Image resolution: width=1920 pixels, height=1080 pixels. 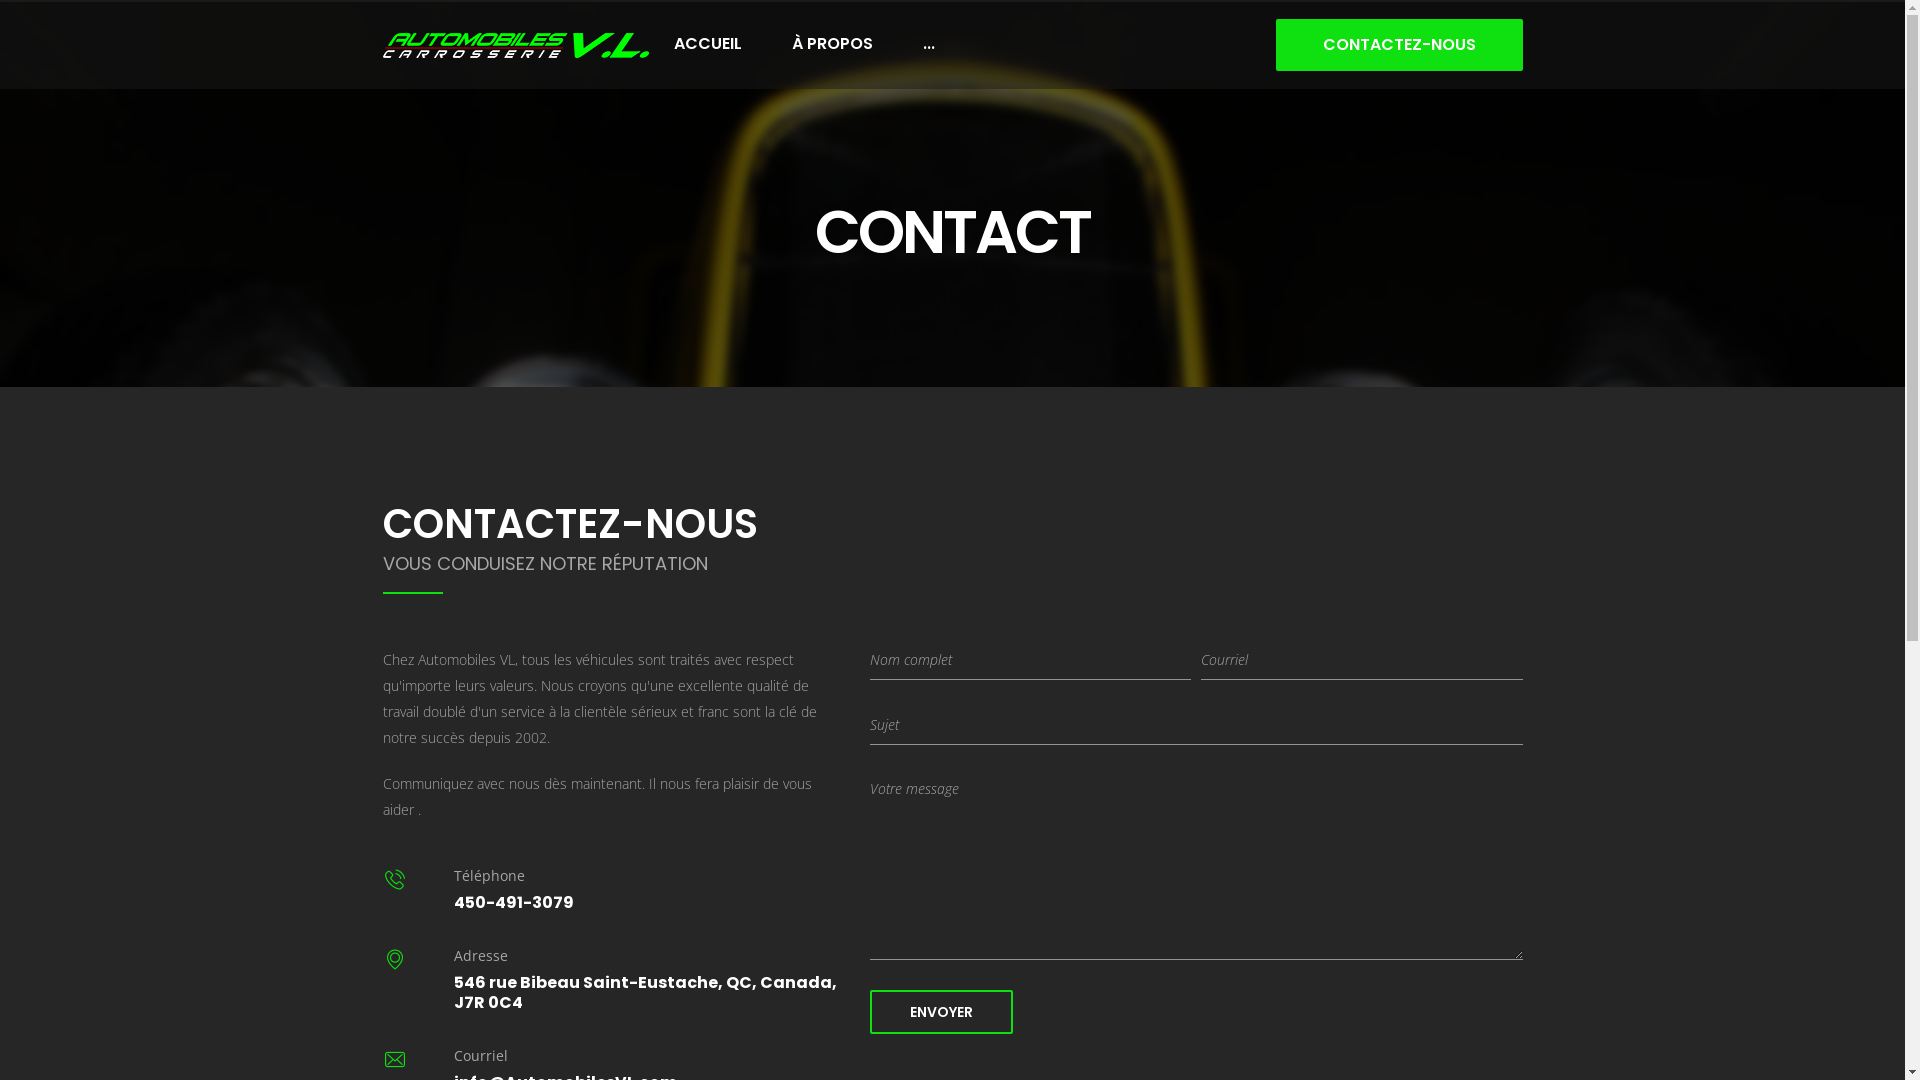 What do you see at coordinates (928, 44) in the screenshot?
I see `'...'` at bounding box center [928, 44].